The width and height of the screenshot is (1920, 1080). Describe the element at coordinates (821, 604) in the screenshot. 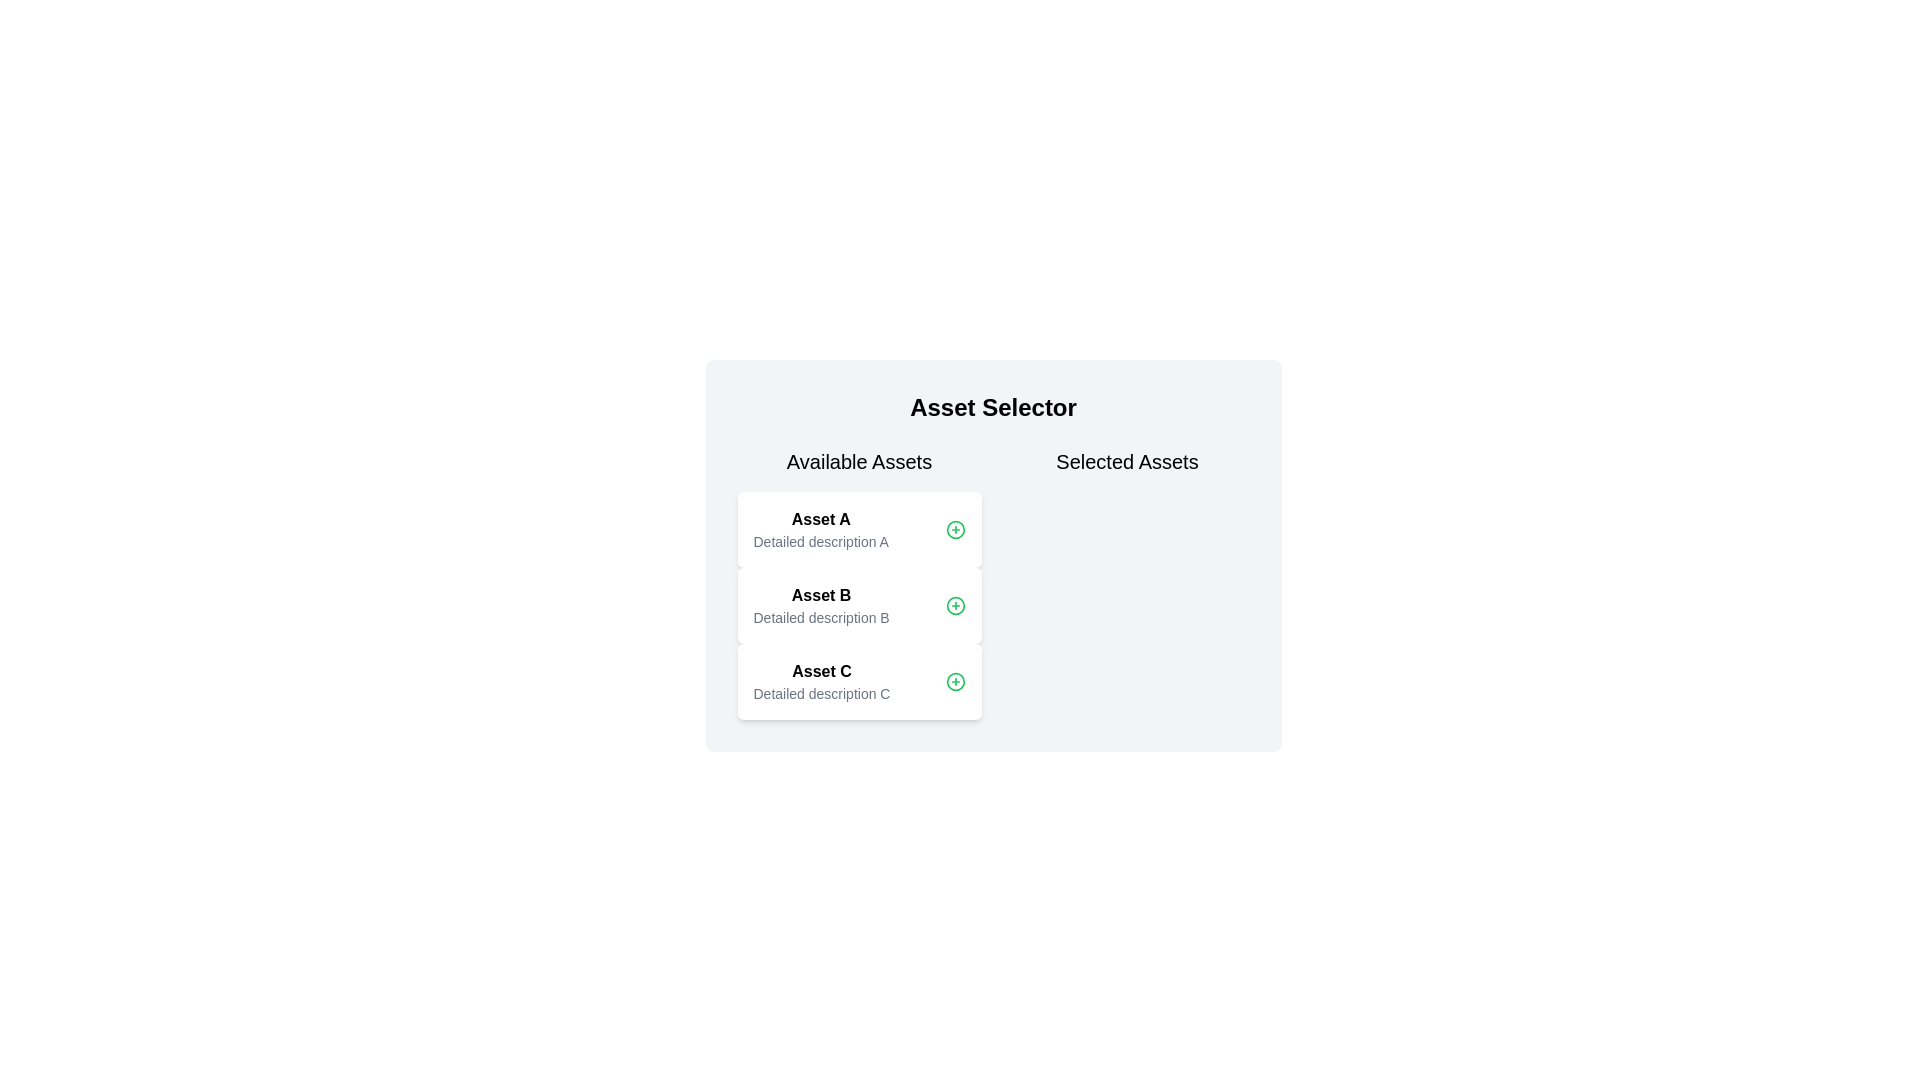

I see `information displayed in the second card of the asset list, which provides the title and description of the asset` at that location.